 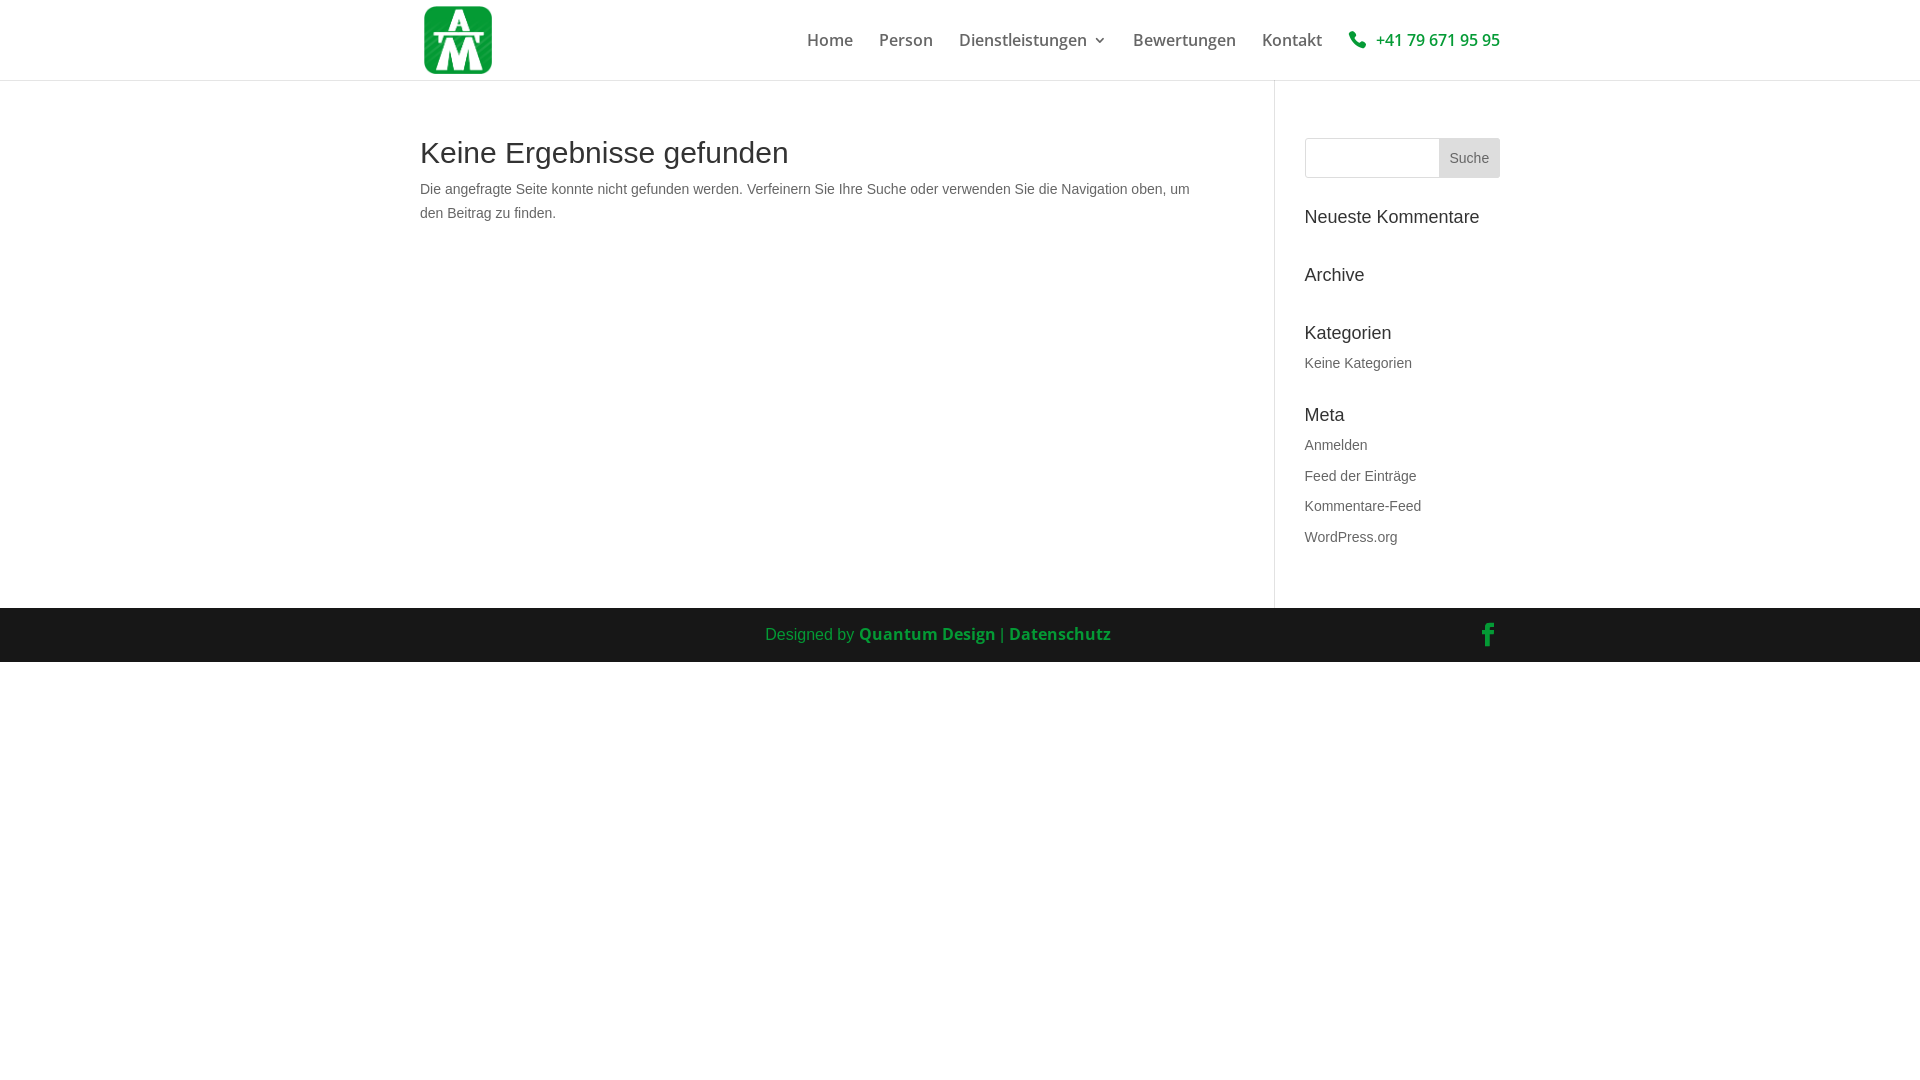 What do you see at coordinates (1469, 157) in the screenshot?
I see `'Suche'` at bounding box center [1469, 157].